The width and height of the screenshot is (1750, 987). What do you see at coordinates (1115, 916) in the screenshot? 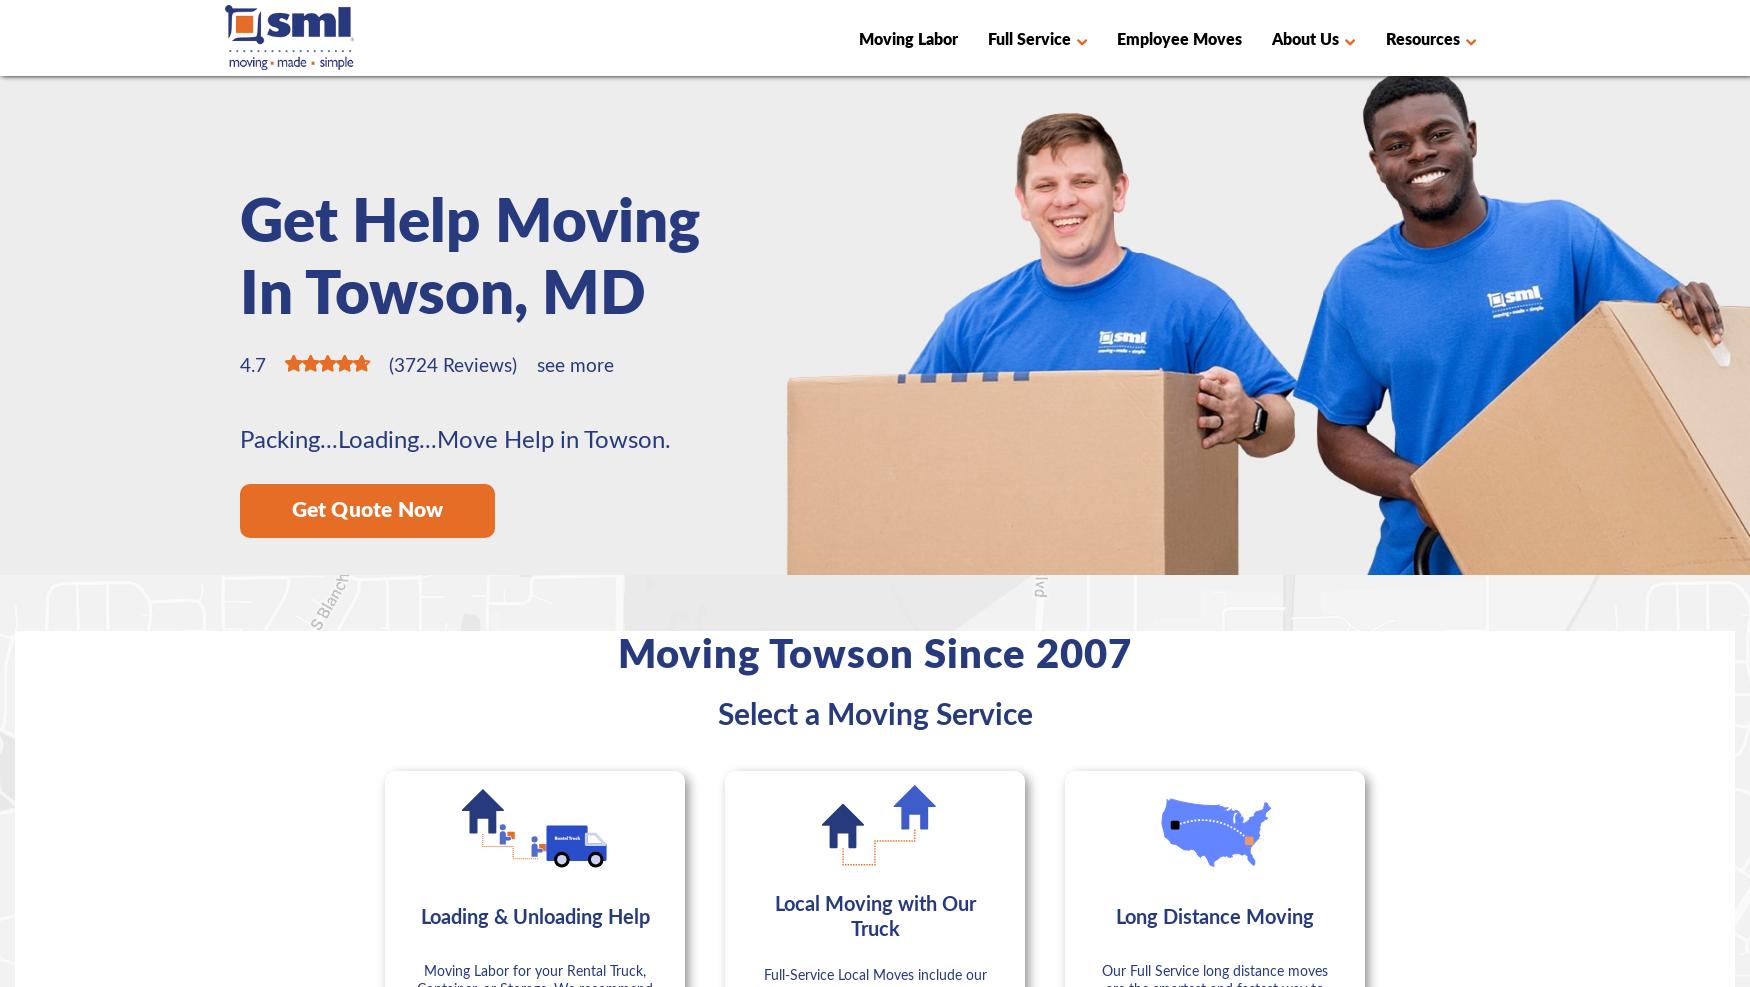
I see `'Long Distance Moving'` at bounding box center [1115, 916].